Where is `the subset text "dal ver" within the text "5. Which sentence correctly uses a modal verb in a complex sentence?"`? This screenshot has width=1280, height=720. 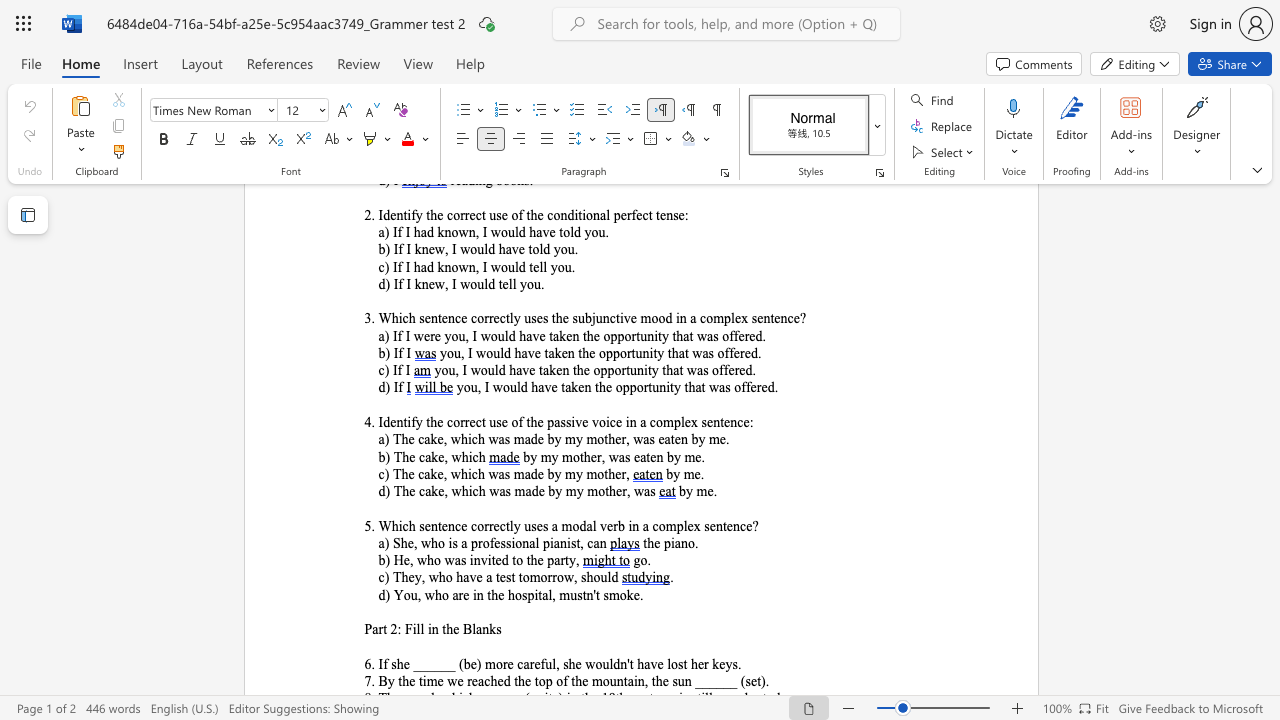 the subset text "dal ver" within the text "5. Which sentence correctly uses a modal verb in a complex sentence?" is located at coordinates (578, 525).